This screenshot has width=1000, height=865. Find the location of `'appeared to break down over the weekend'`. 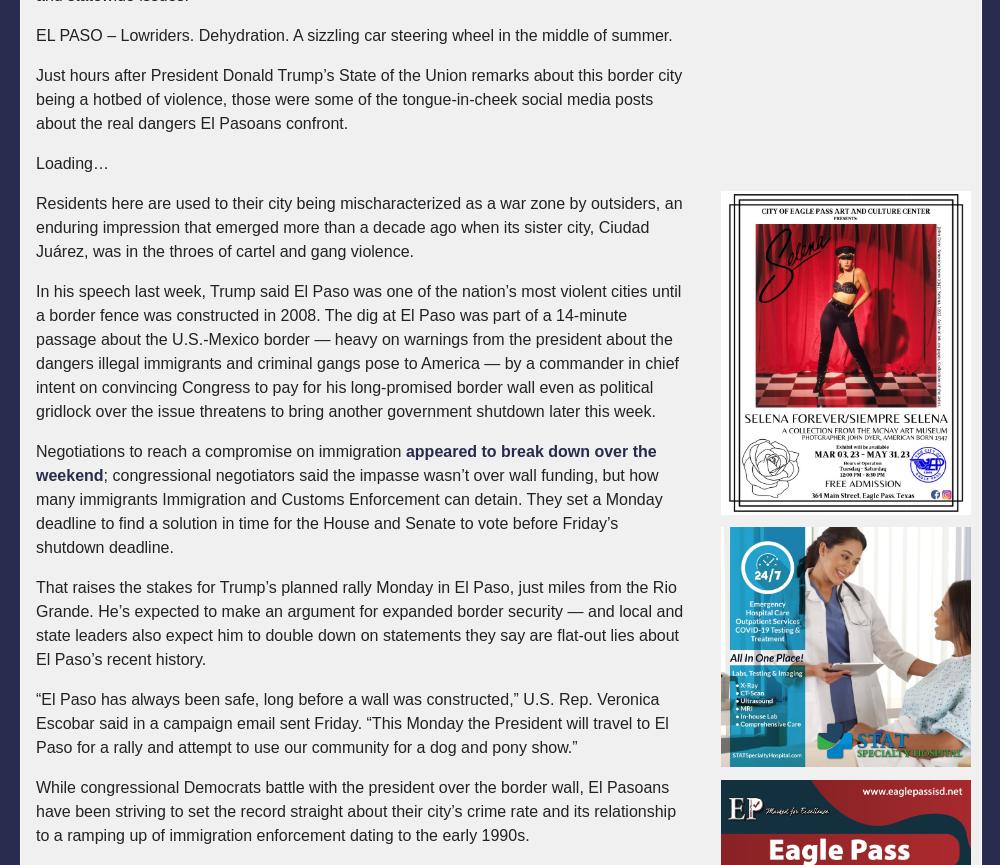

'appeared to break down over the weekend' is located at coordinates (345, 462).